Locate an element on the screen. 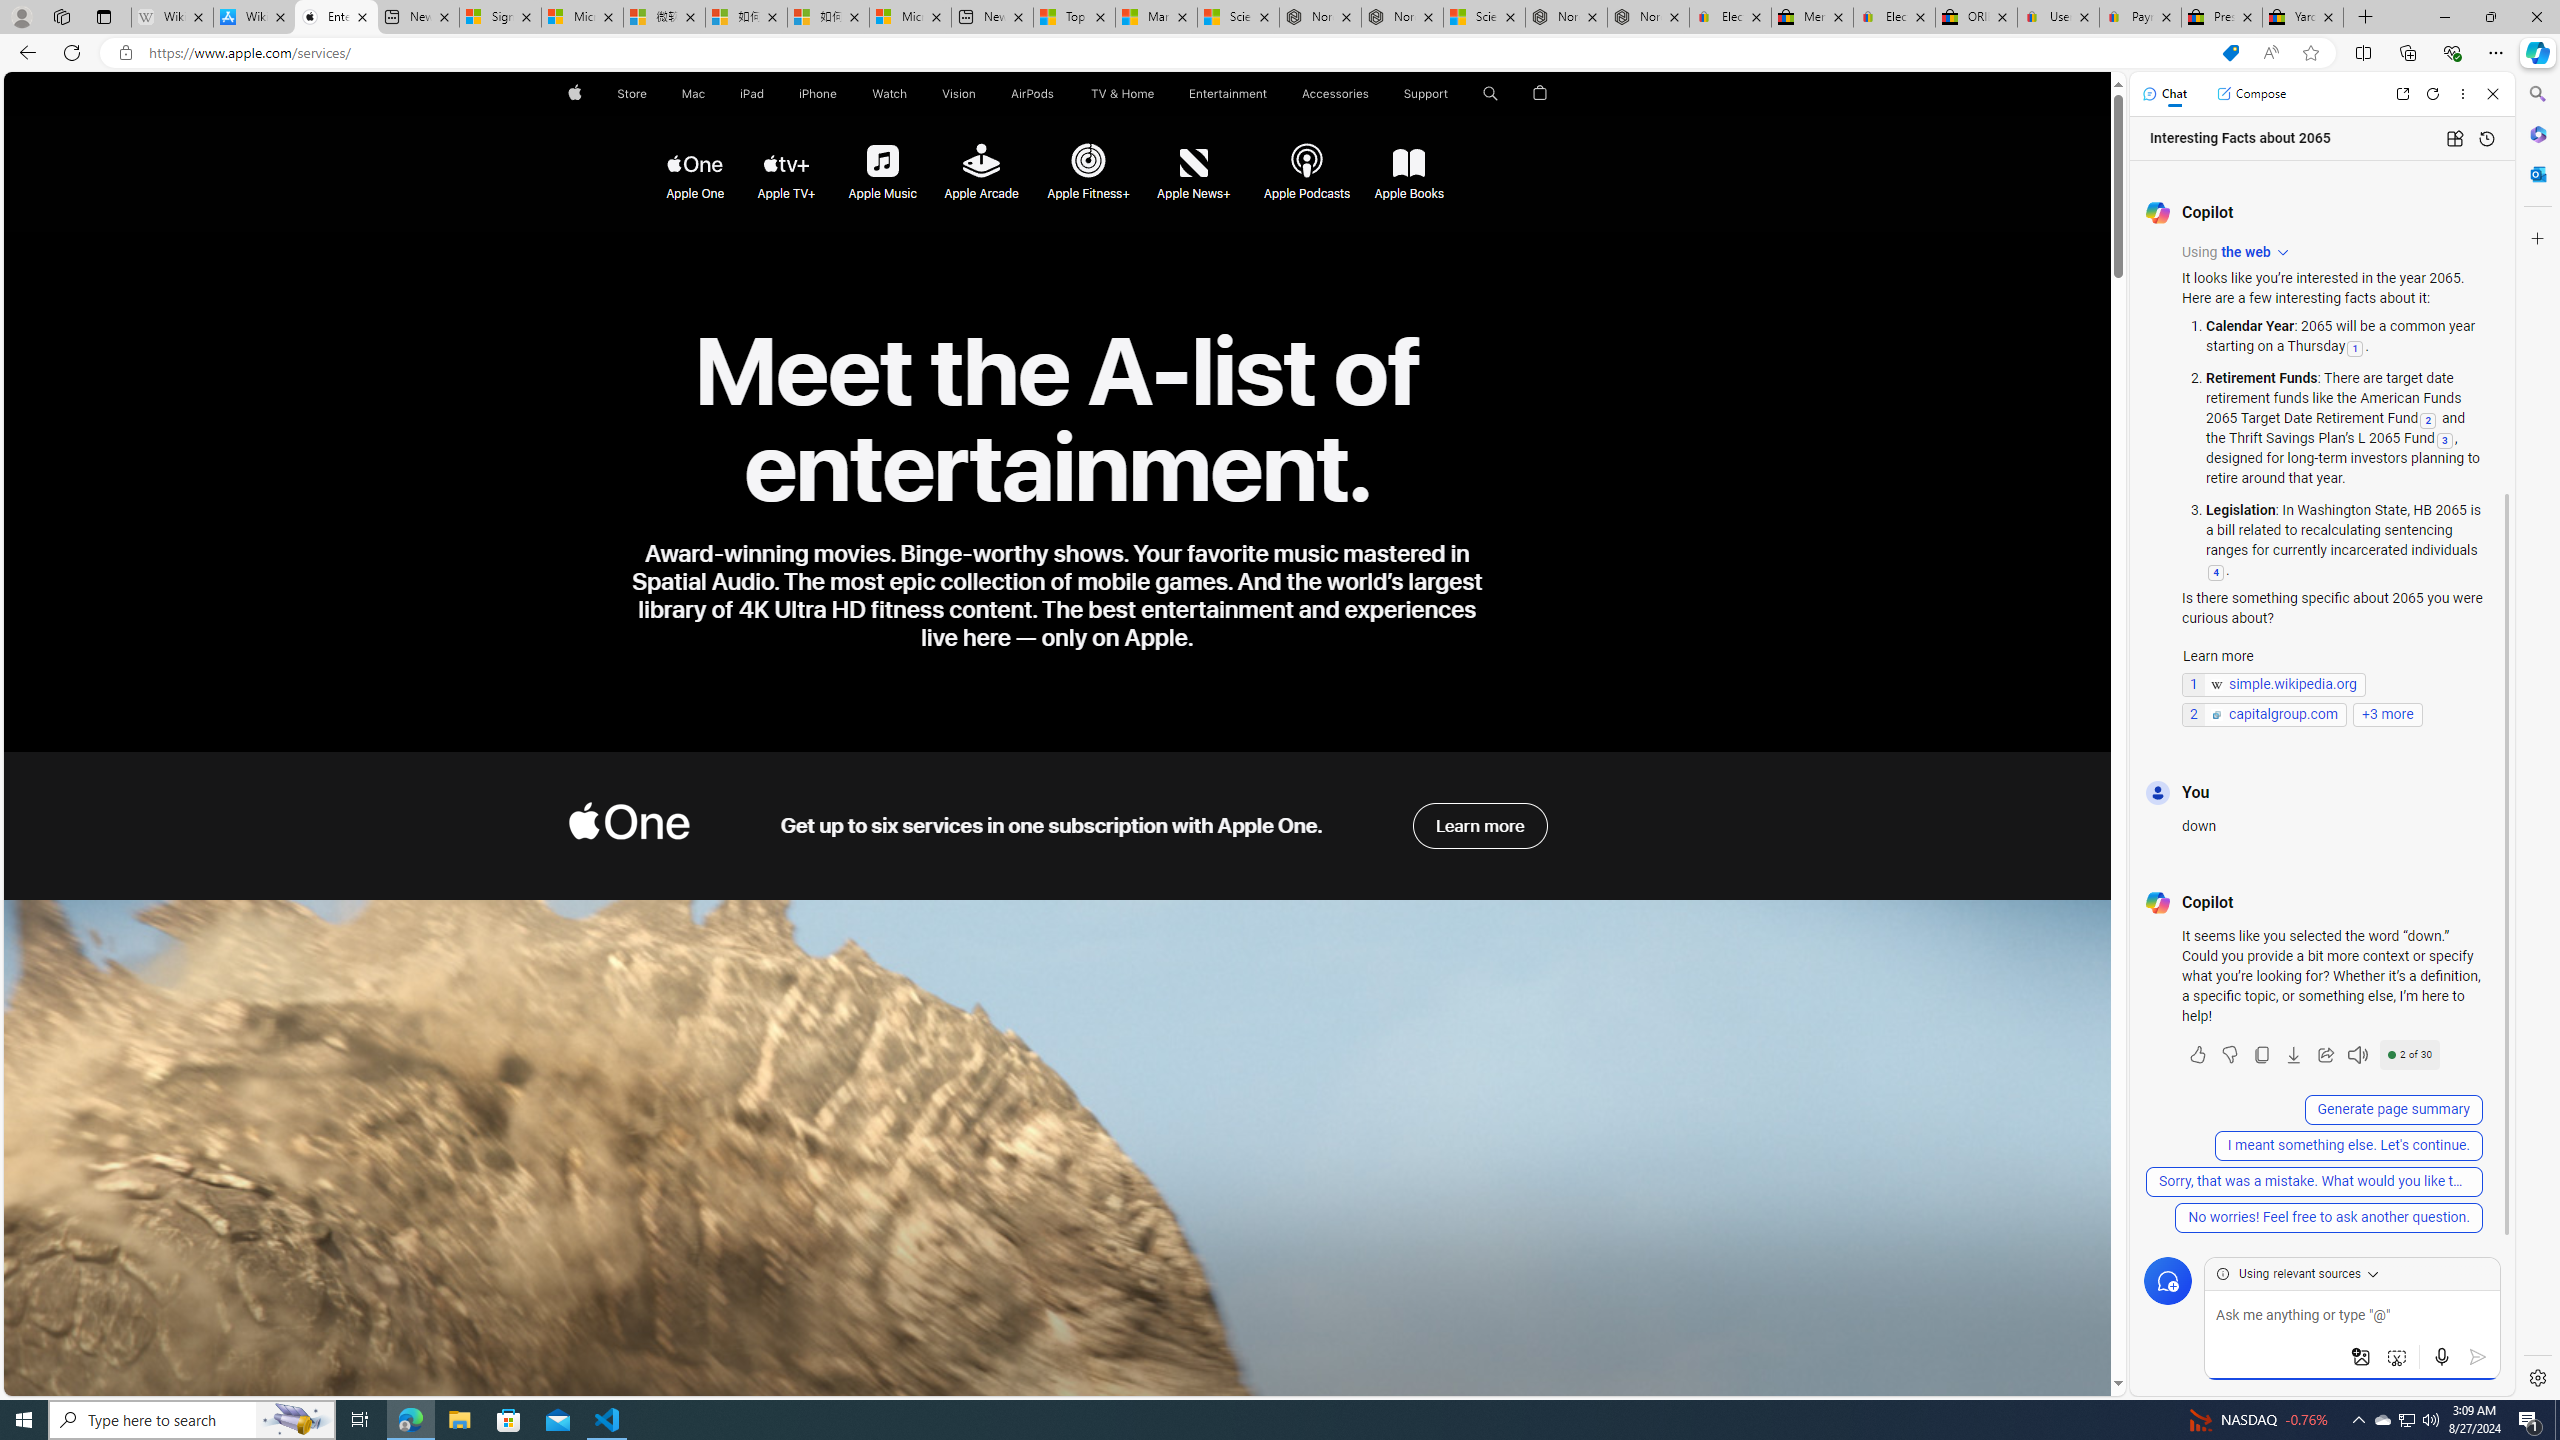  'Apple Books' is located at coordinates (1409, 164).